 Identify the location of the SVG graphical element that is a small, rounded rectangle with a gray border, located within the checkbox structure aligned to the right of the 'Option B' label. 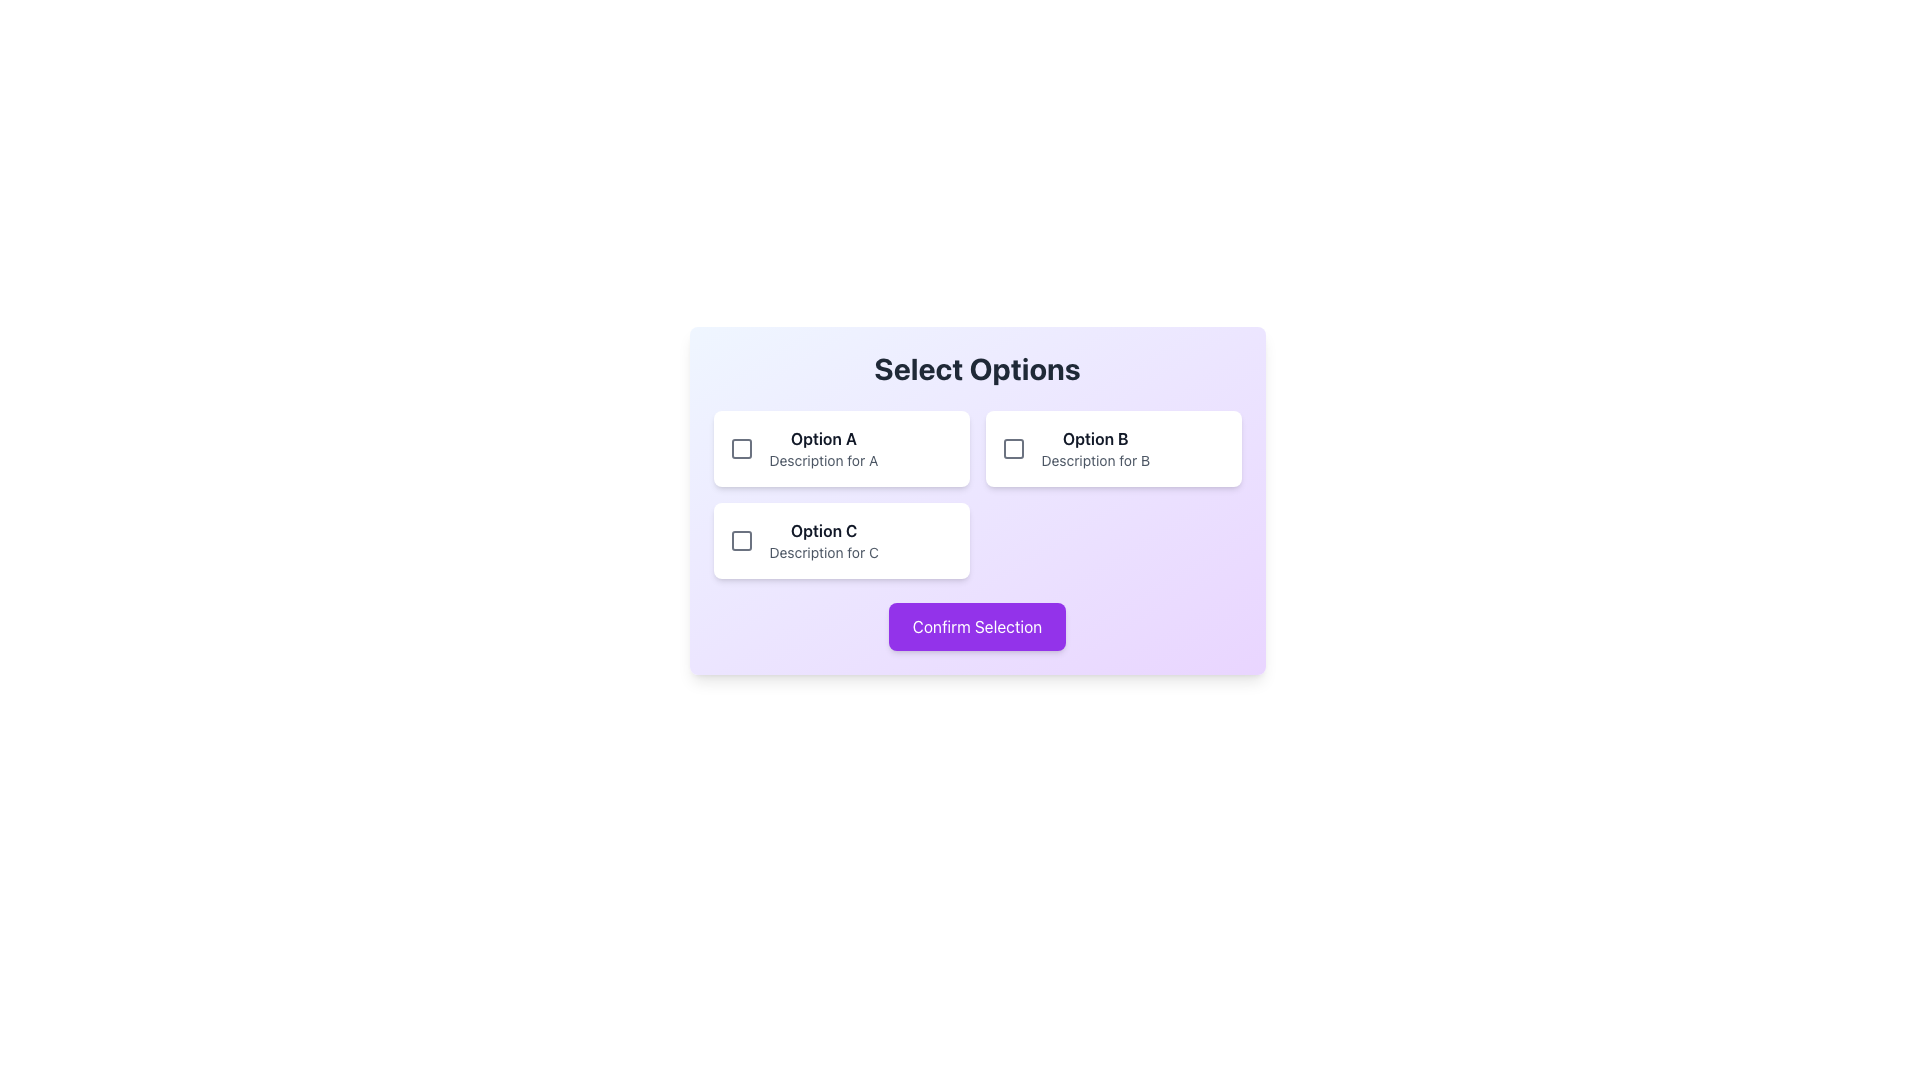
(1013, 447).